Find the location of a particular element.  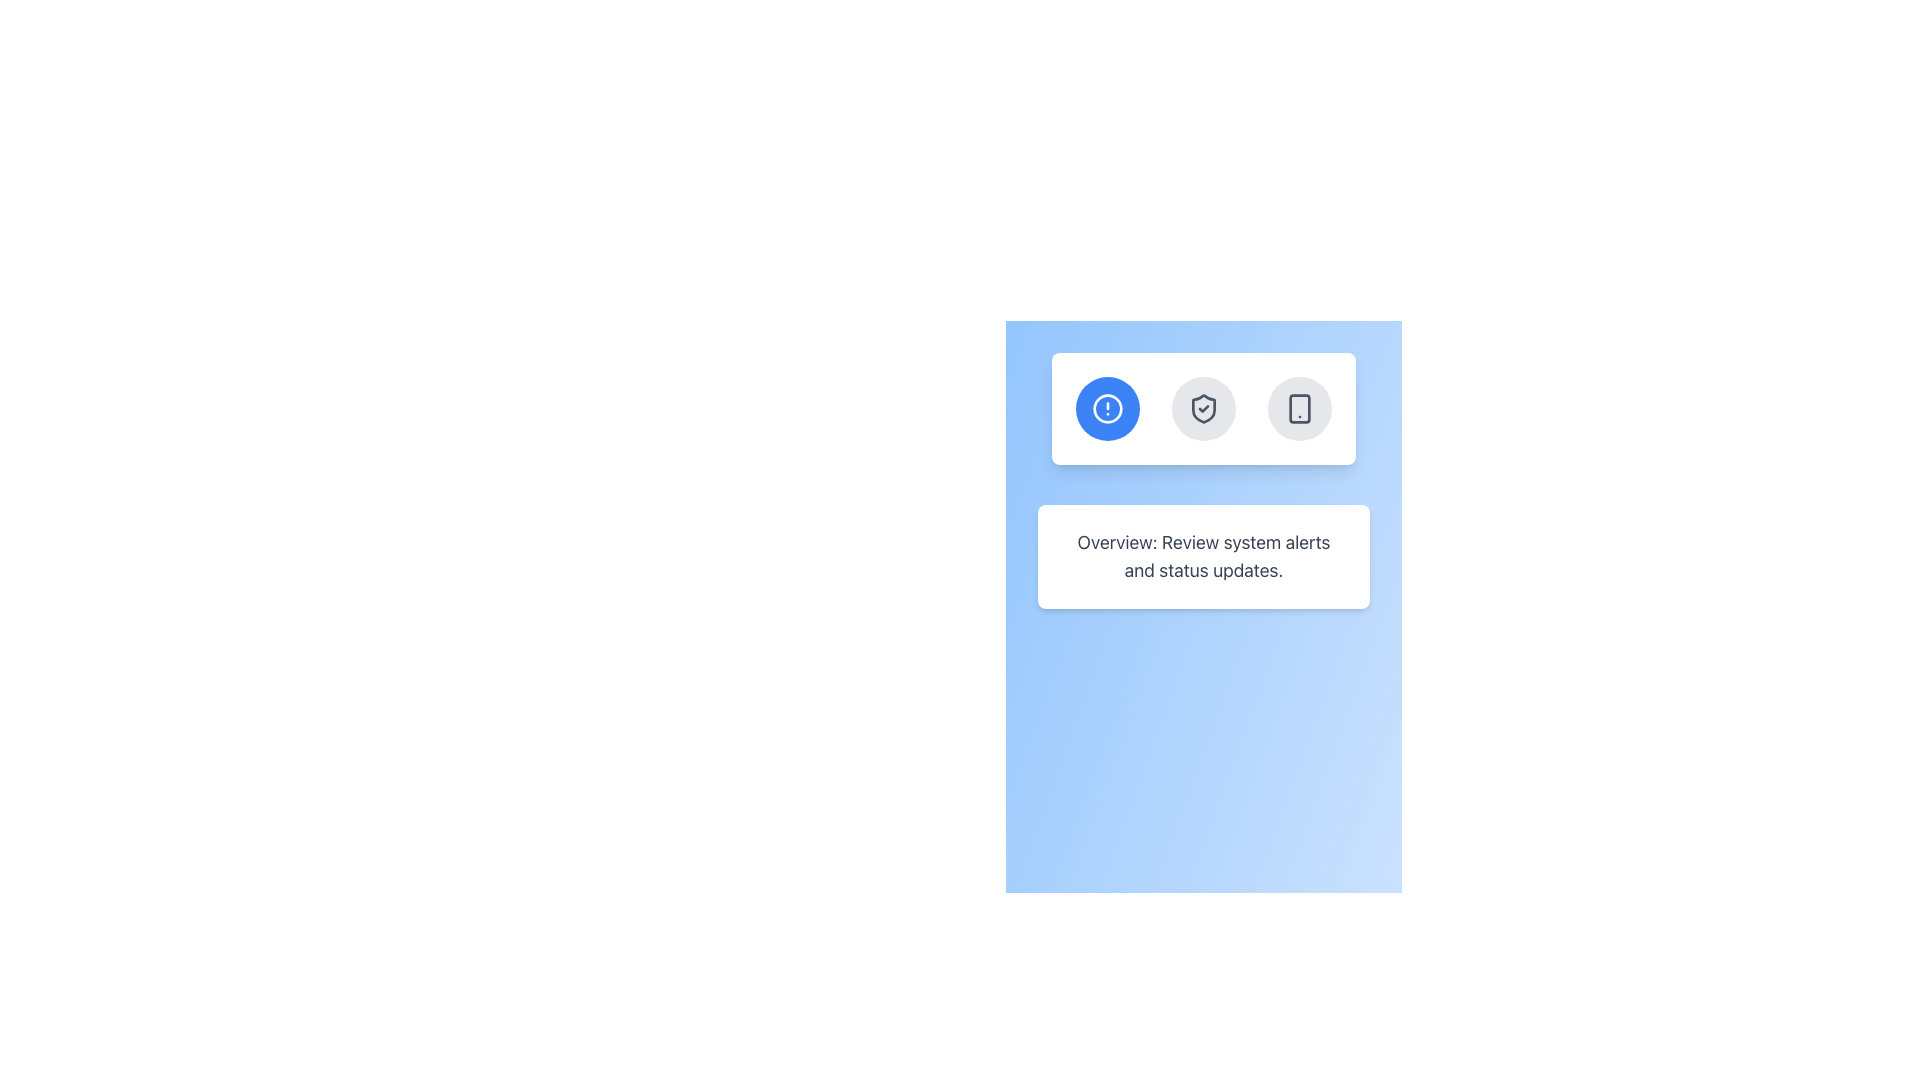

the central rectangular component of the smartphone icon, which is part of the rightmost group of three circular icon buttons on the interface is located at coordinates (1300, 407).